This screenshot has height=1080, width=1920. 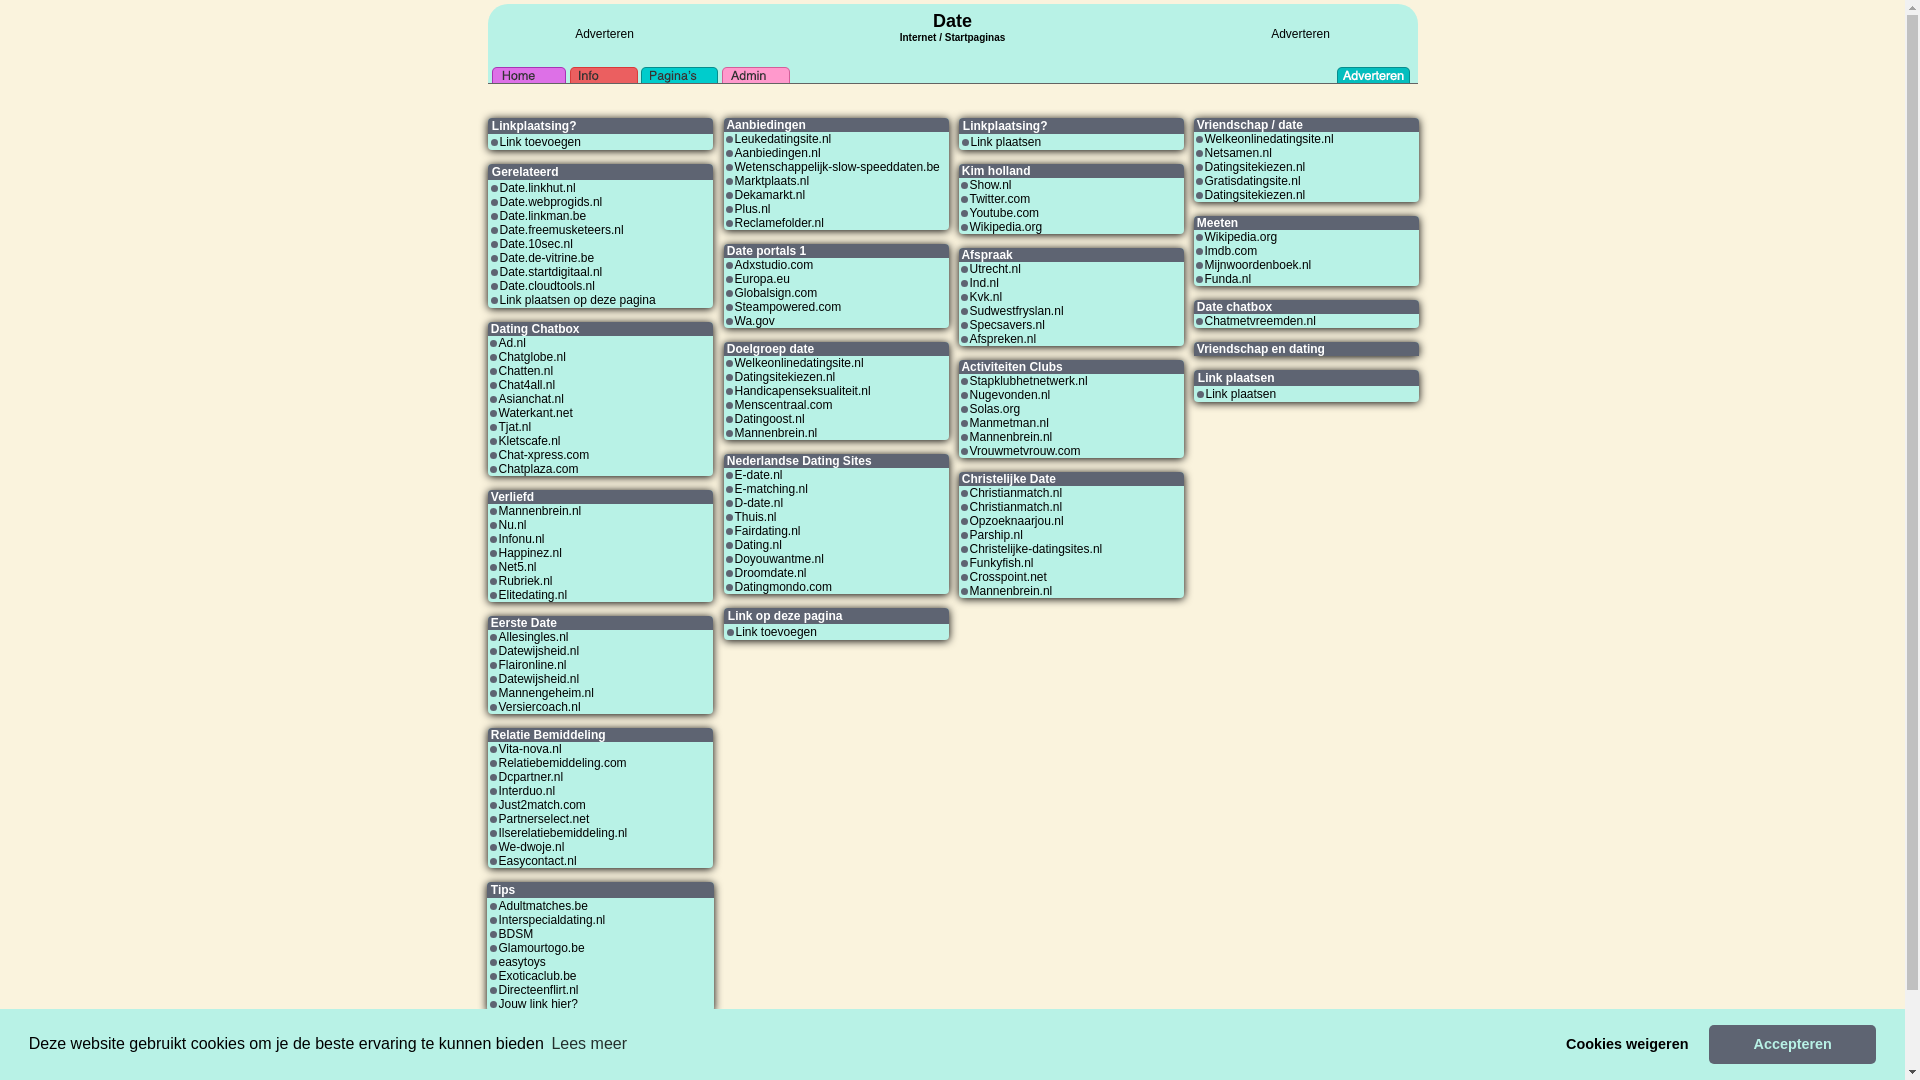 I want to click on 'E-matching.nl', so click(x=769, y=489).